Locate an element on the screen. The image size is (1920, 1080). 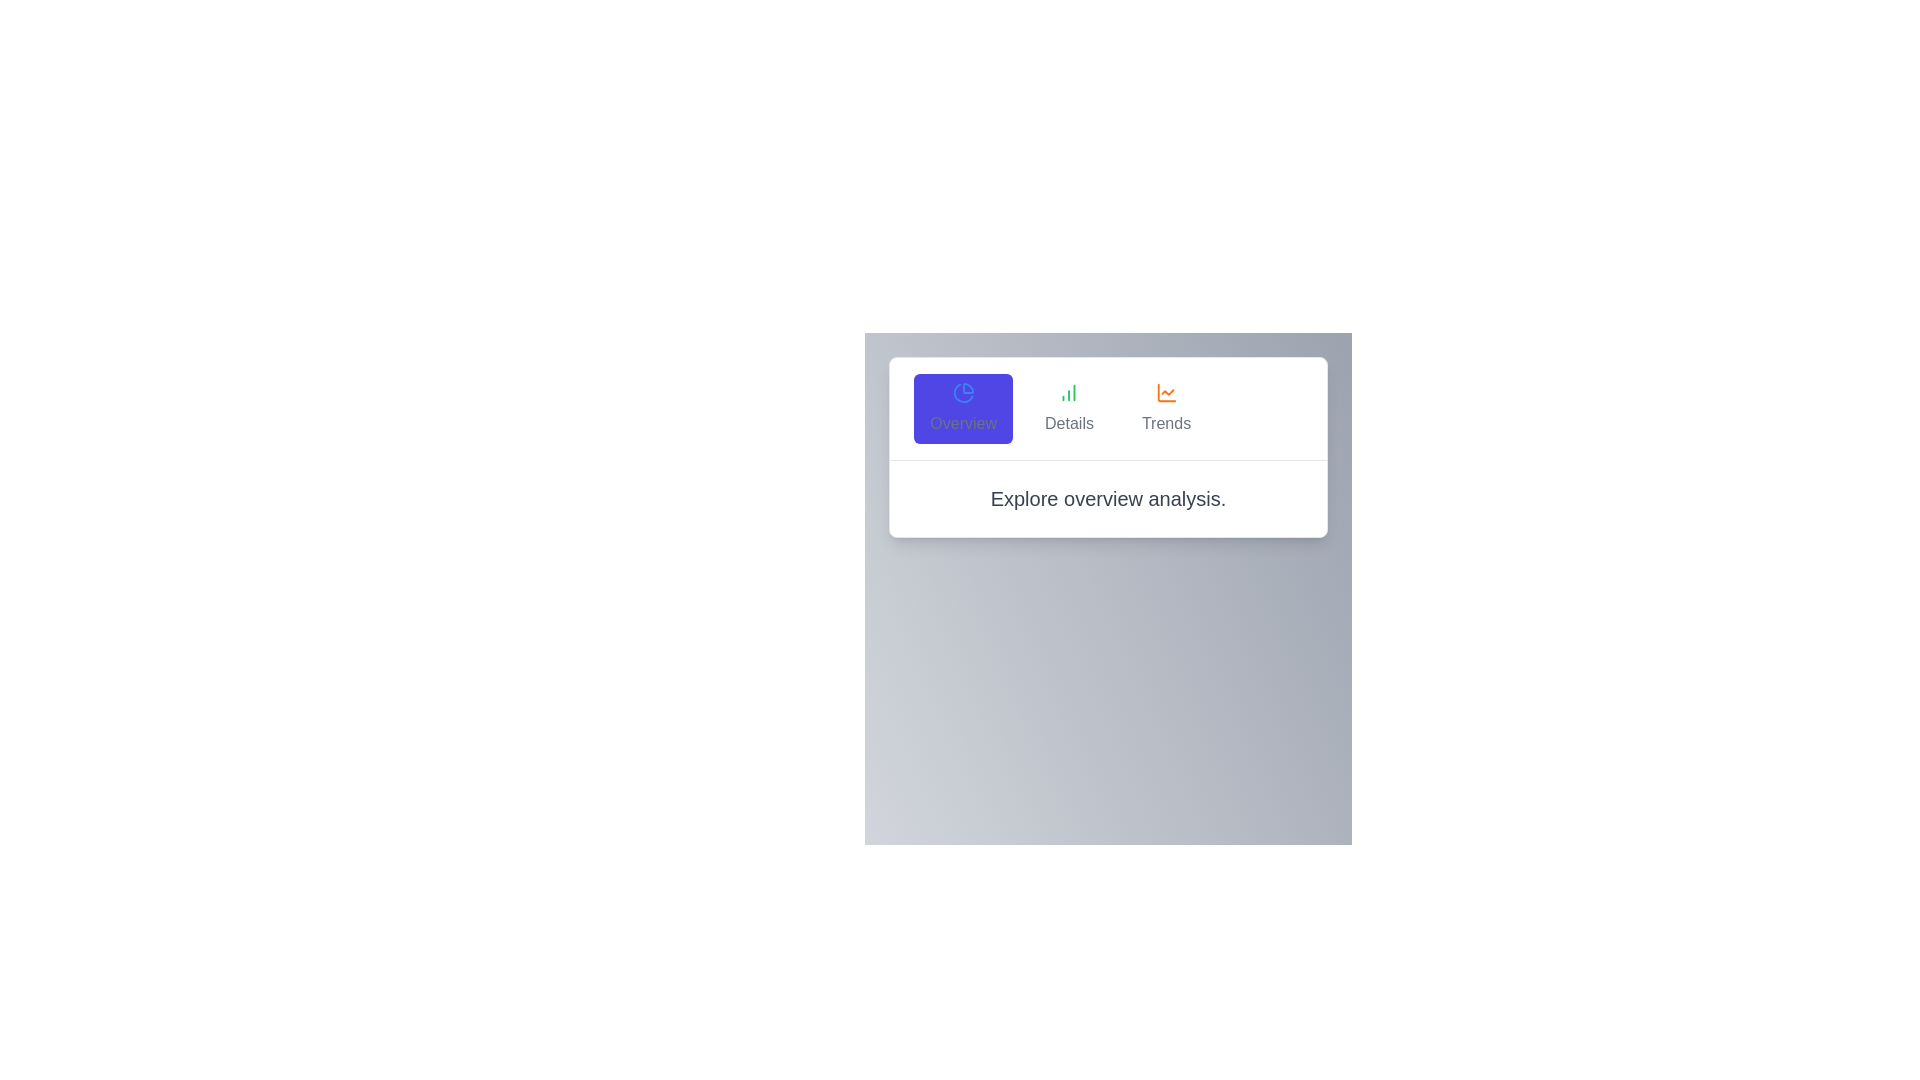
the tab labeled Overview is located at coordinates (963, 407).